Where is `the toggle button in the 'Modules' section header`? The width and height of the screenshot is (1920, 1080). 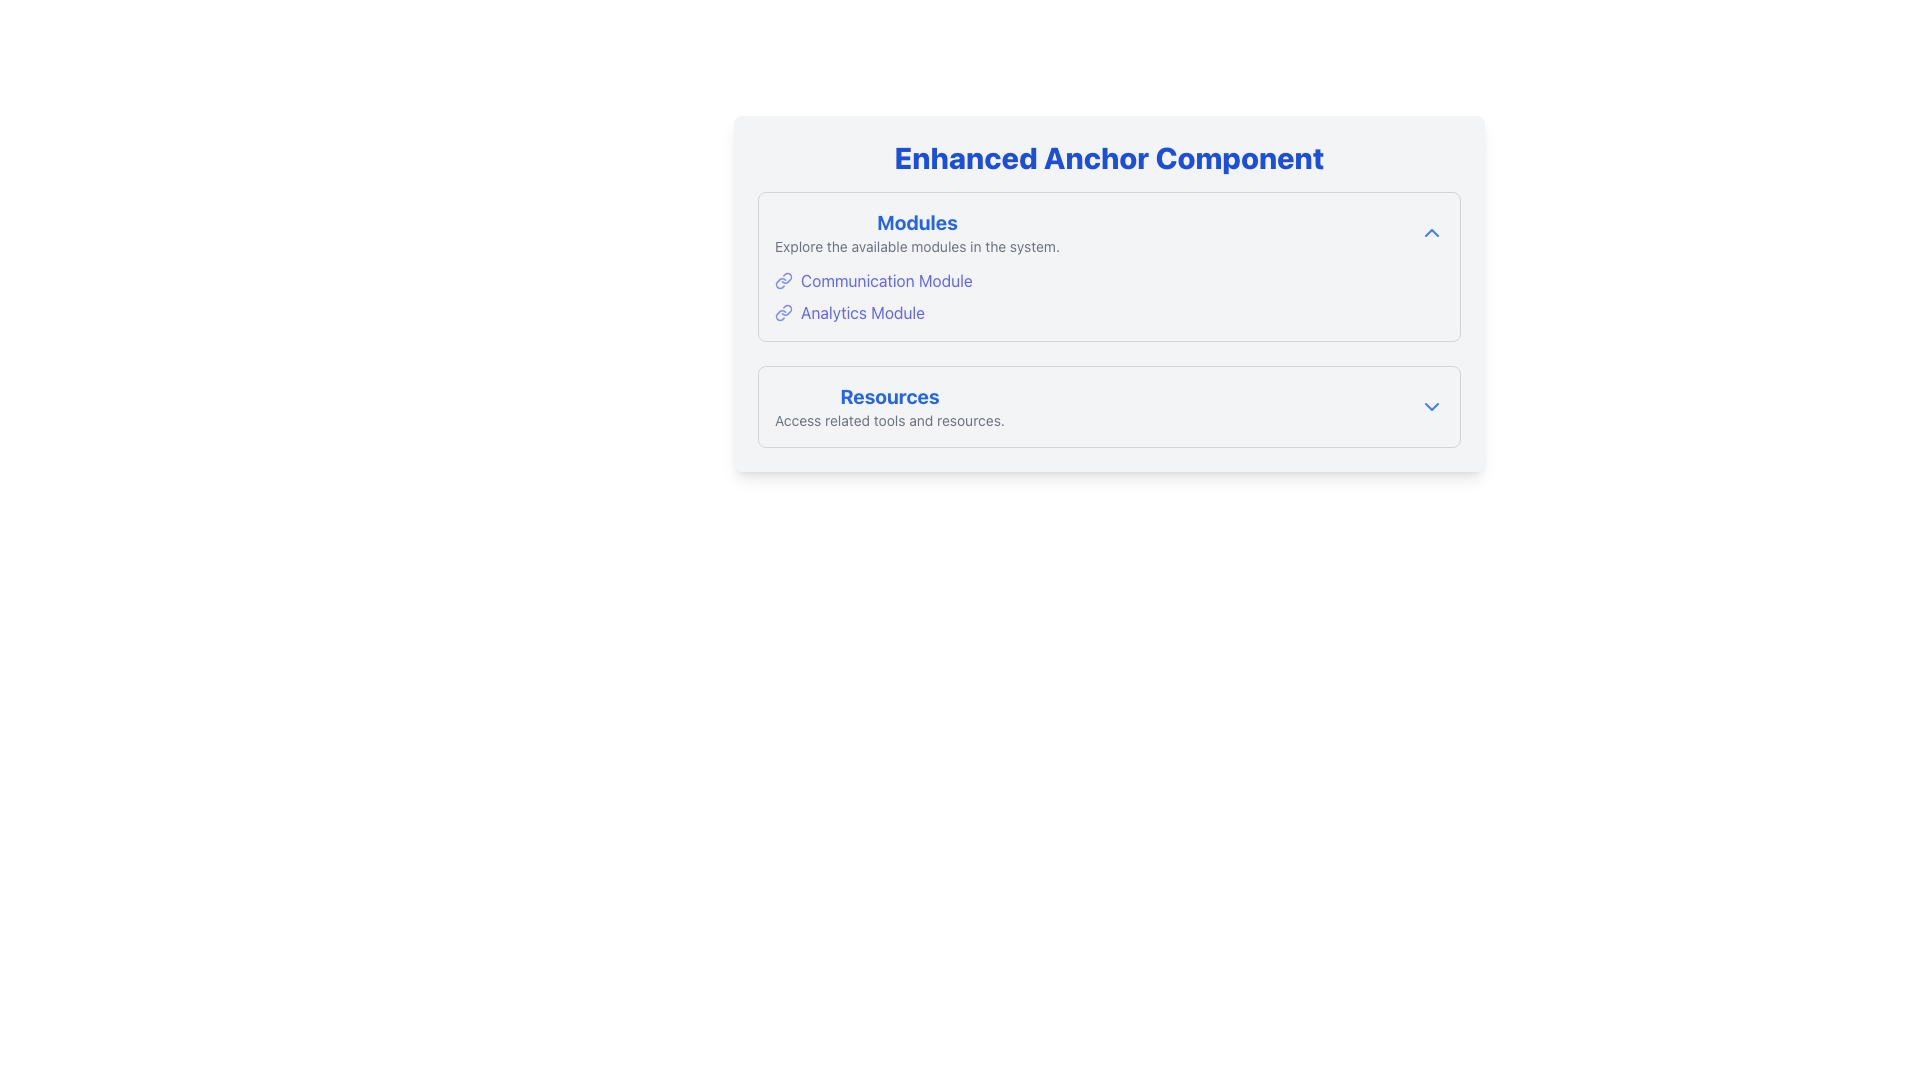 the toggle button in the 'Modules' section header is located at coordinates (1430, 231).